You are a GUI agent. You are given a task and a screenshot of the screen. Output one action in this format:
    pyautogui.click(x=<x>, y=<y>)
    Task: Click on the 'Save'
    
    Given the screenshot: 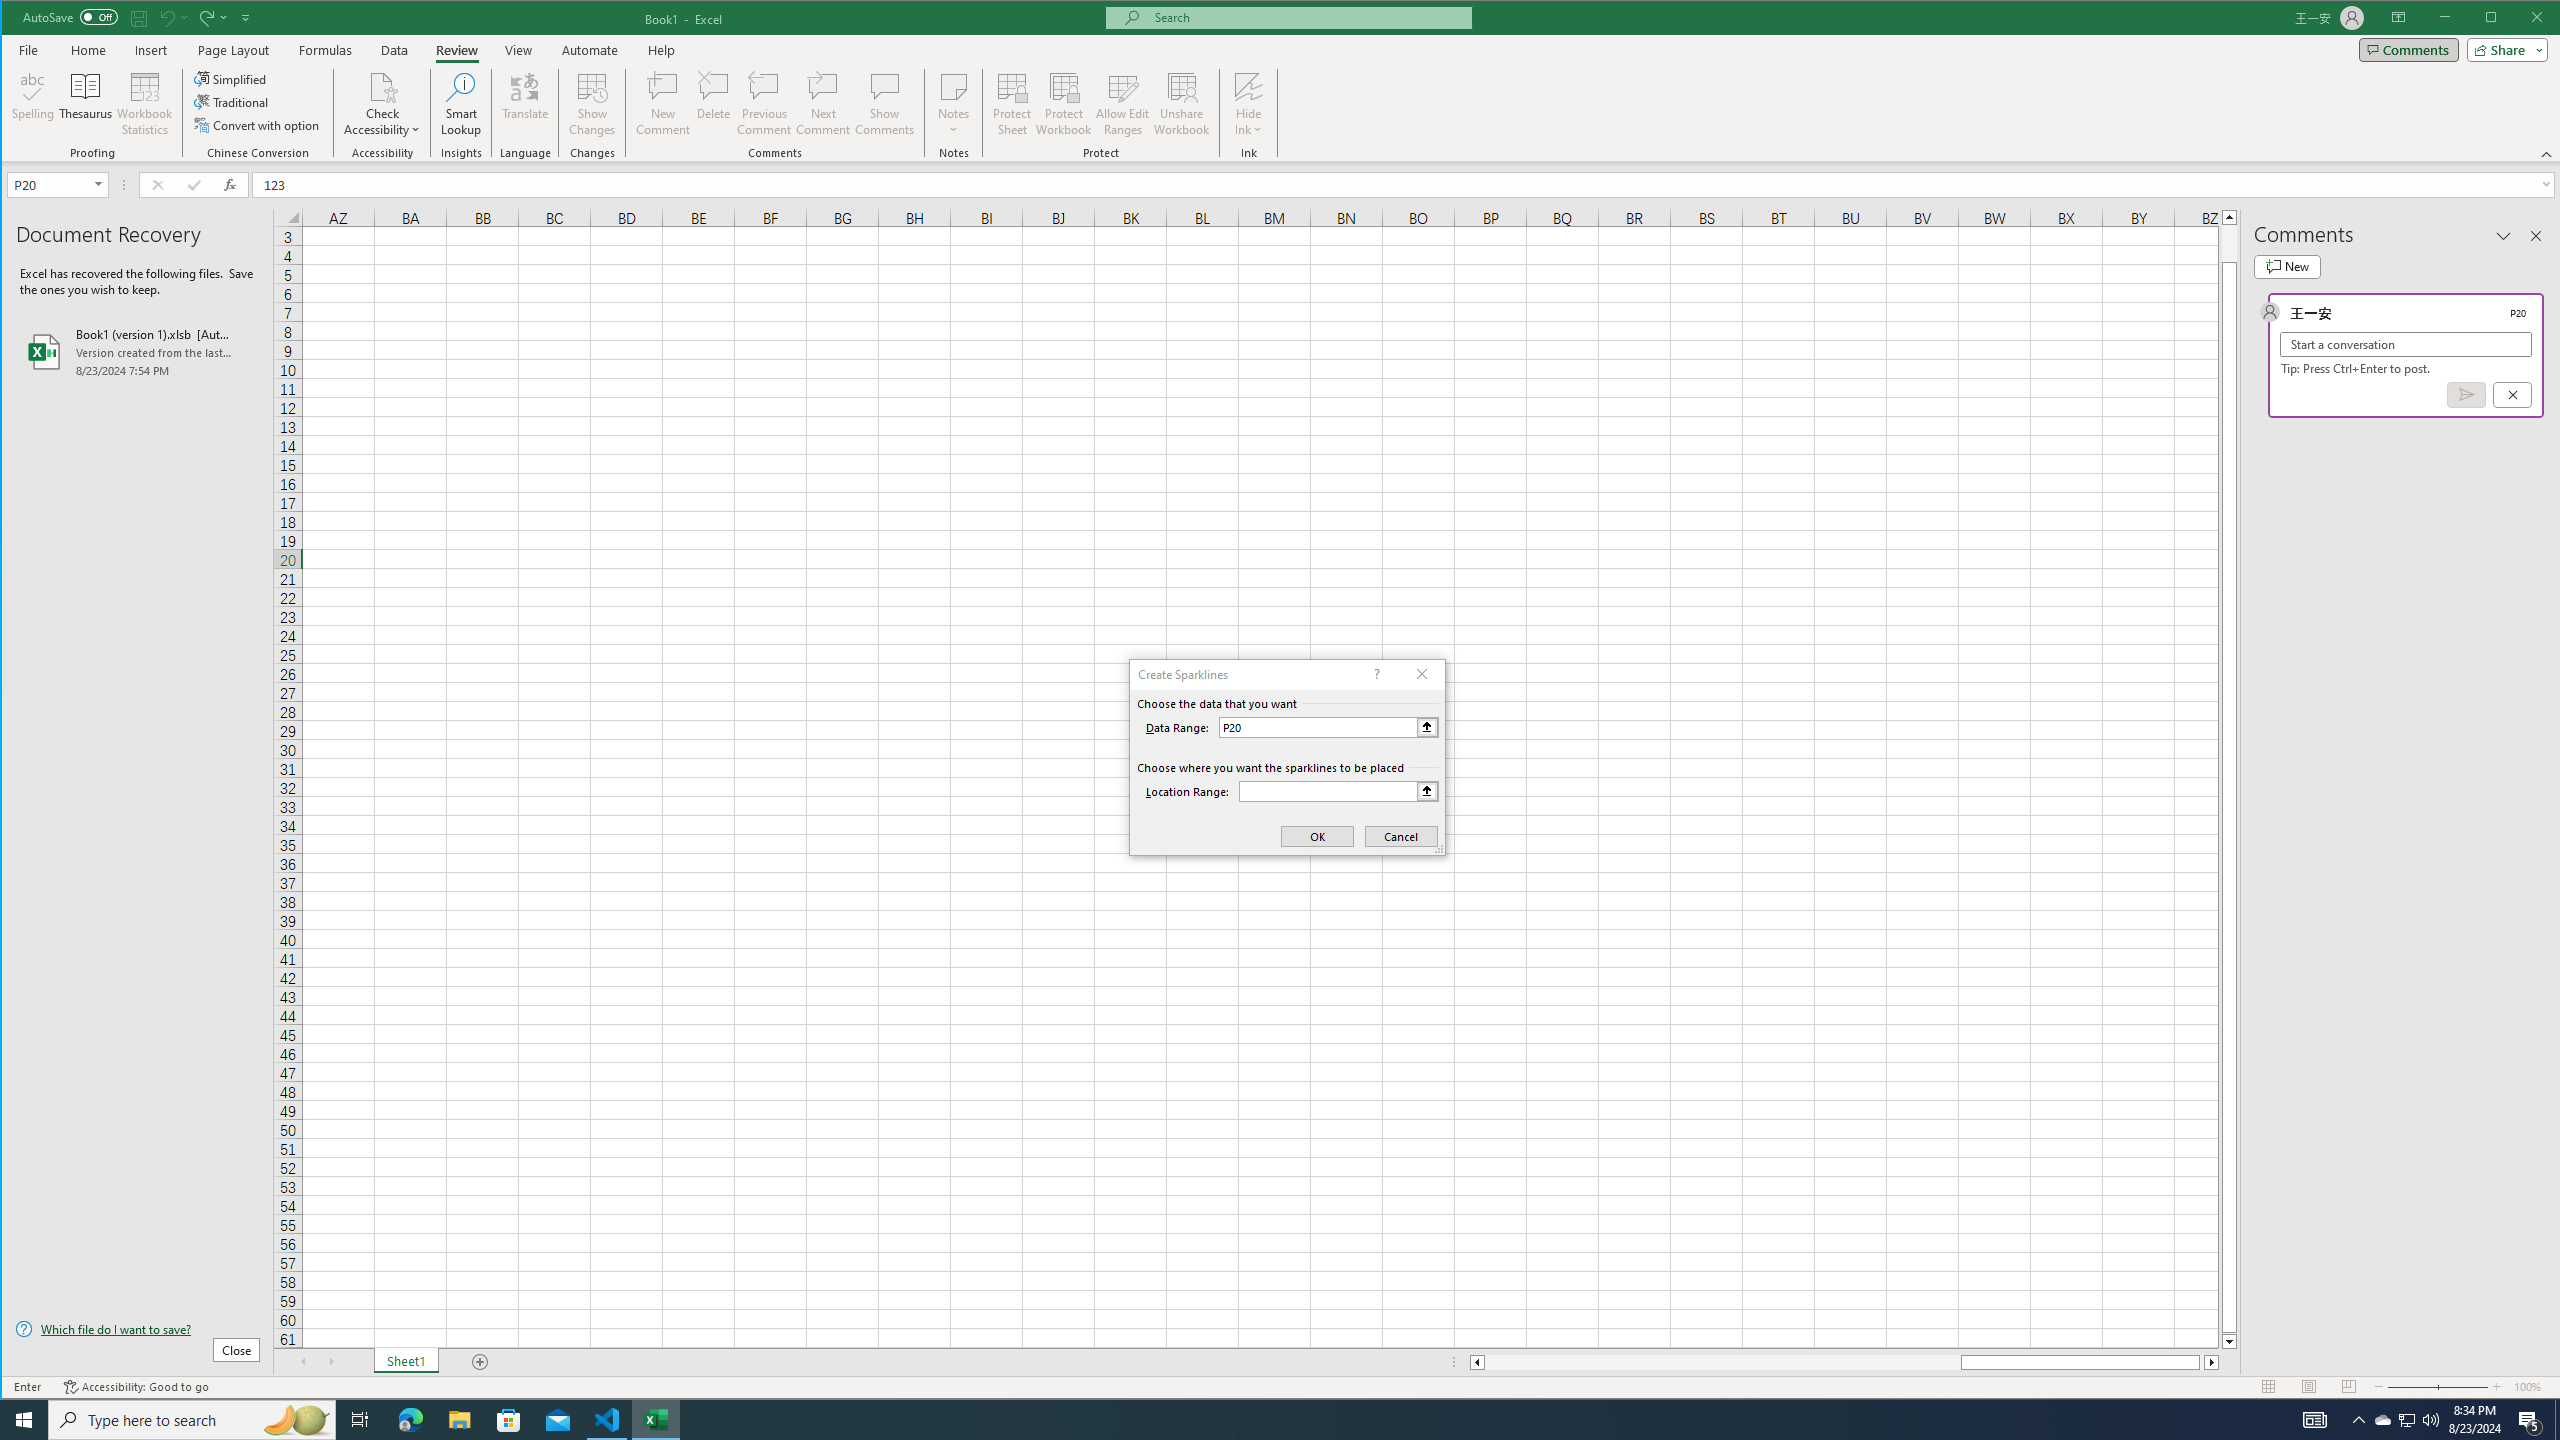 What is the action you would take?
    pyautogui.click(x=138, y=16)
    